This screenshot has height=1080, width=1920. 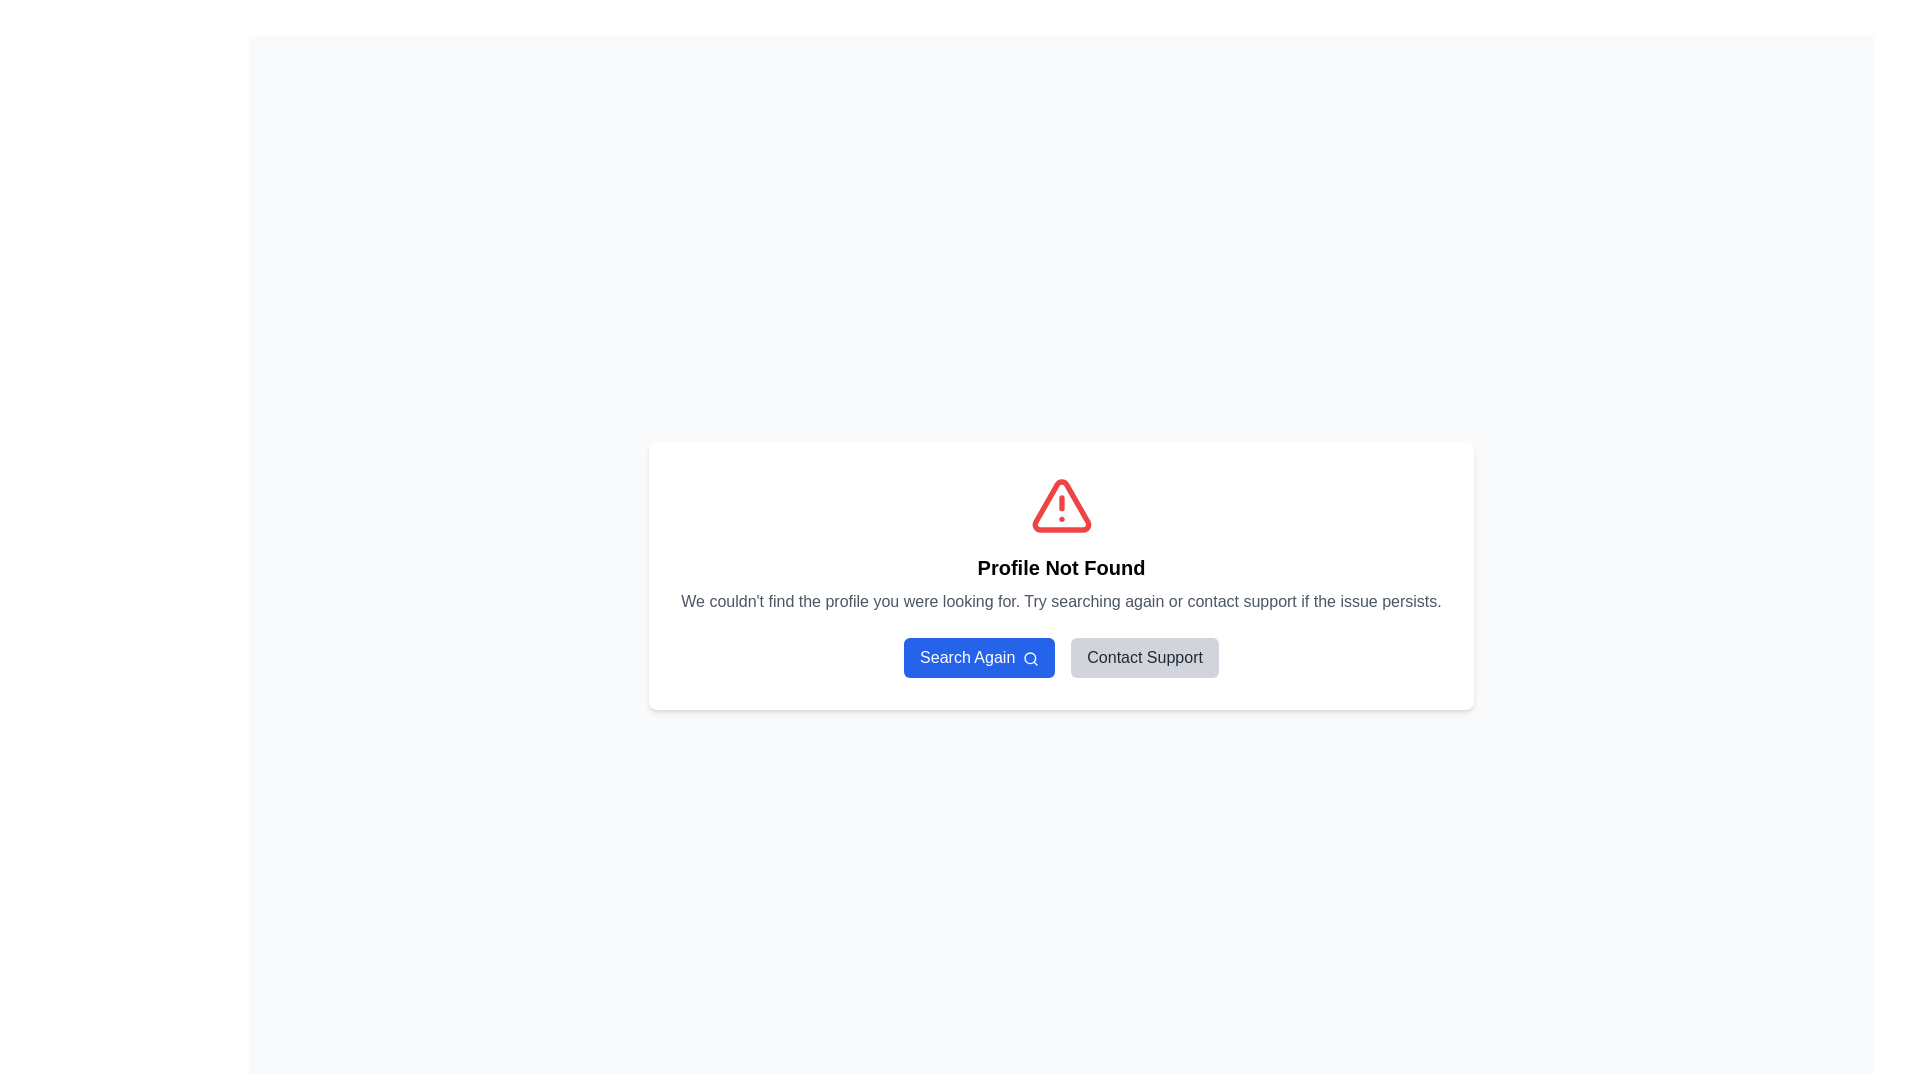 I want to click on the second button in the horizontal layout, which initiates a support-related action, to observe the hover effects, so click(x=1145, y=658).